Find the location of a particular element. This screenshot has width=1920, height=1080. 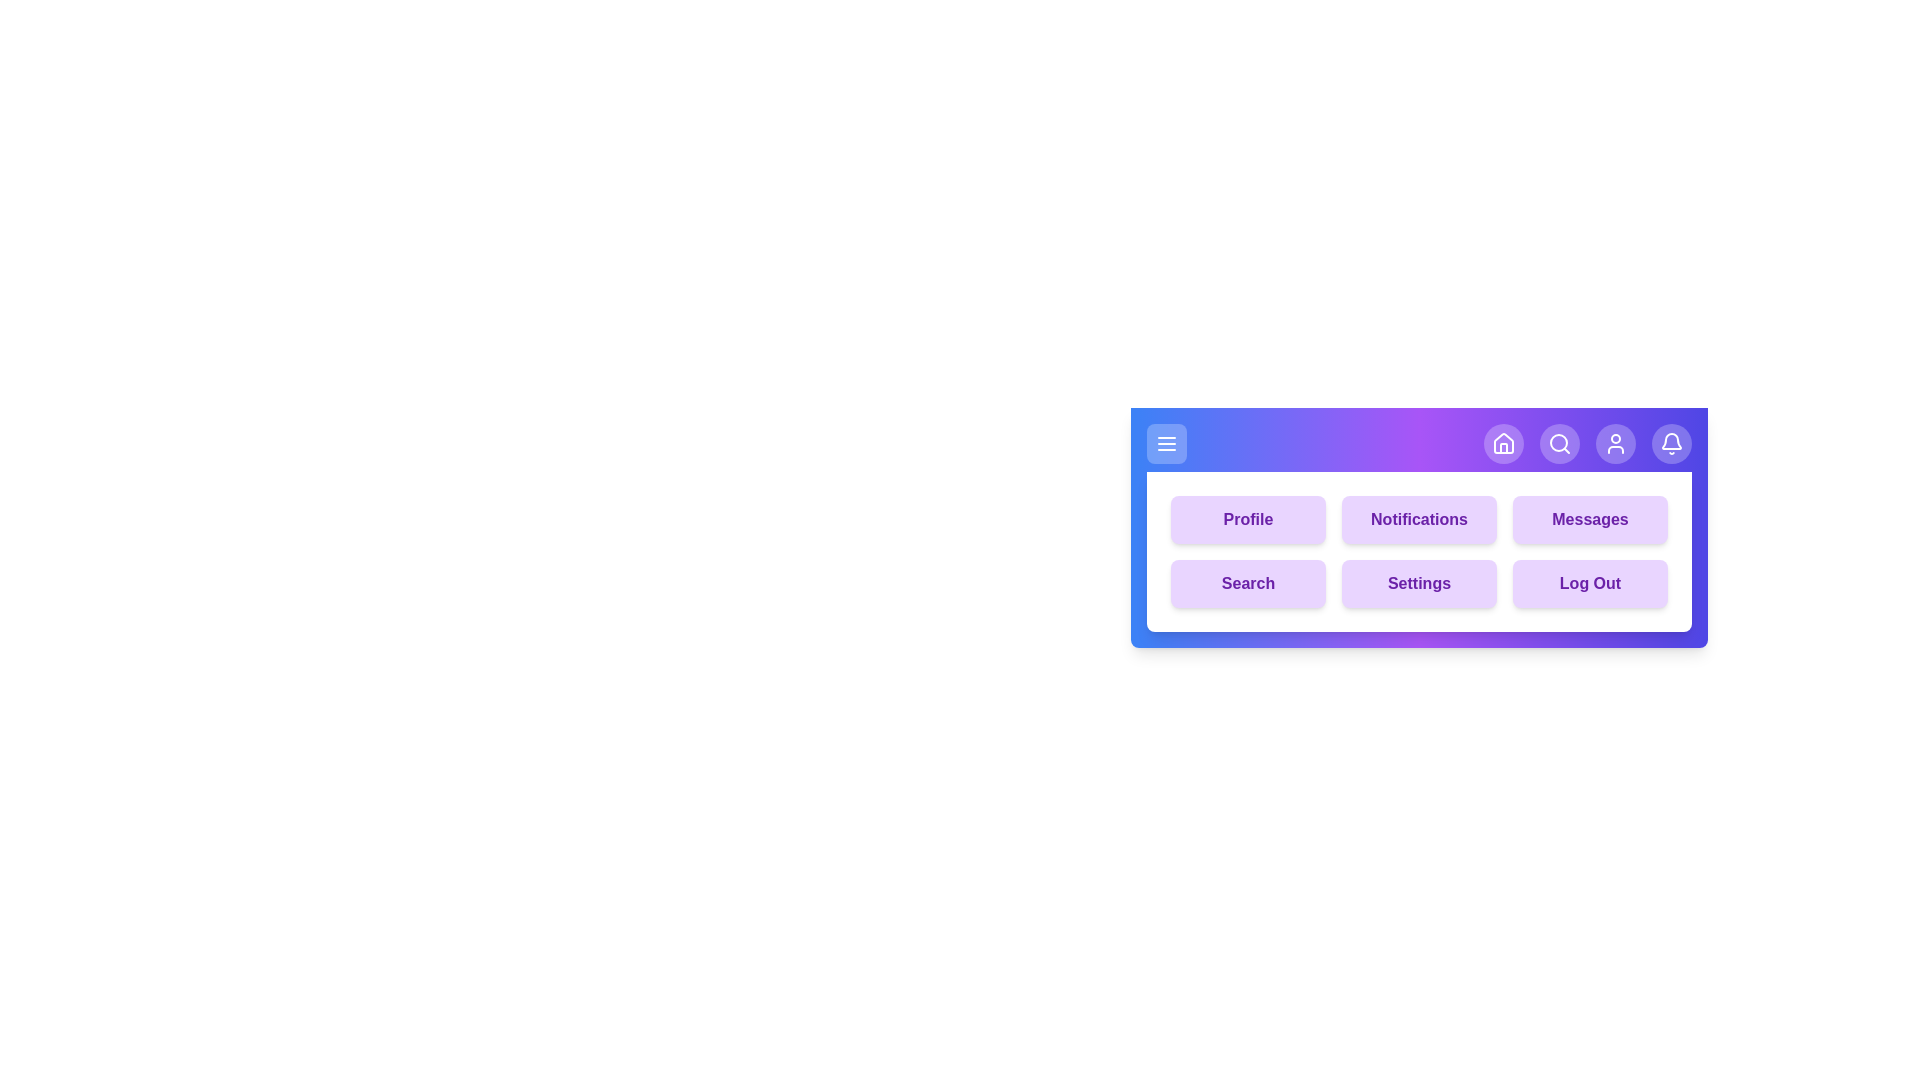

the menu button labeled Settings is located at coordinates (1418, 583).